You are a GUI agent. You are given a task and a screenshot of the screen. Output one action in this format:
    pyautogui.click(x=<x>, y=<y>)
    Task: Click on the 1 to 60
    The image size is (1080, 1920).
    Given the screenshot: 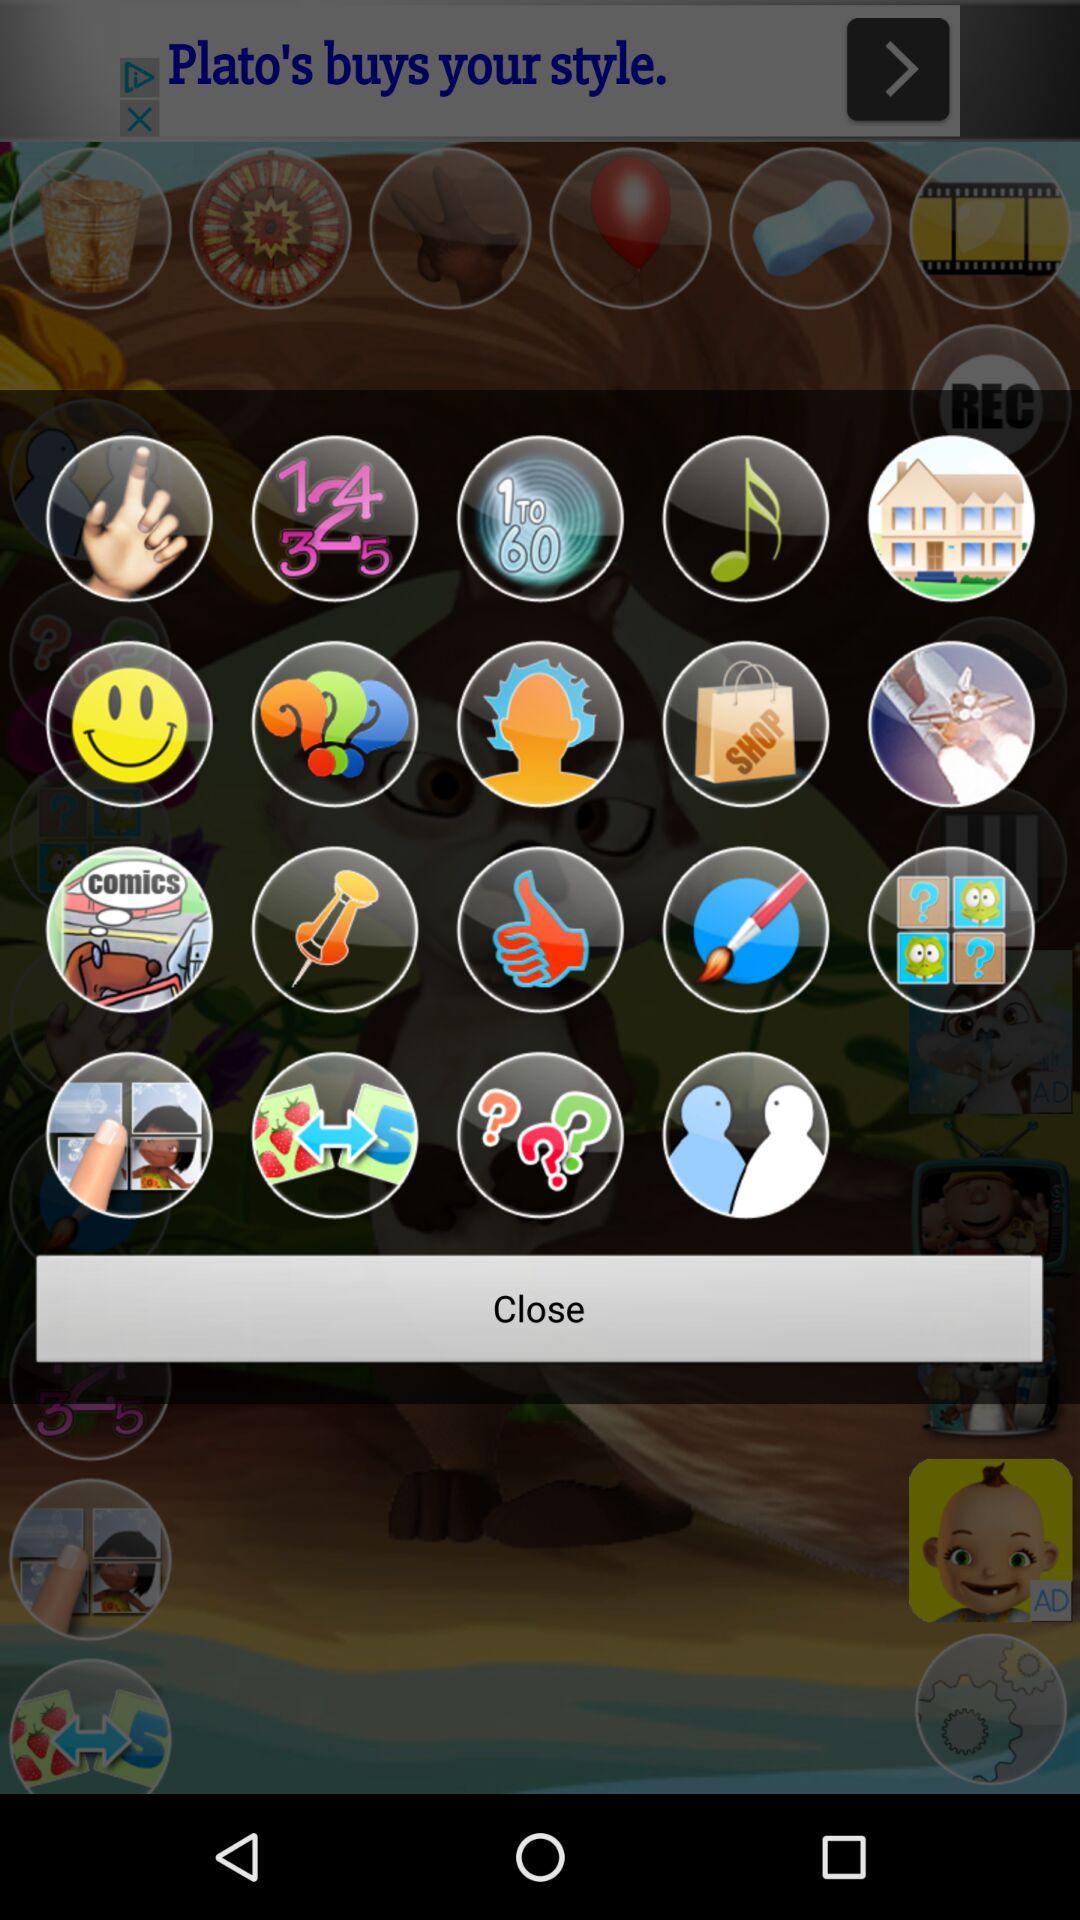 What is the action you would take?
    pyautogui.click(x=540, y=518)
    